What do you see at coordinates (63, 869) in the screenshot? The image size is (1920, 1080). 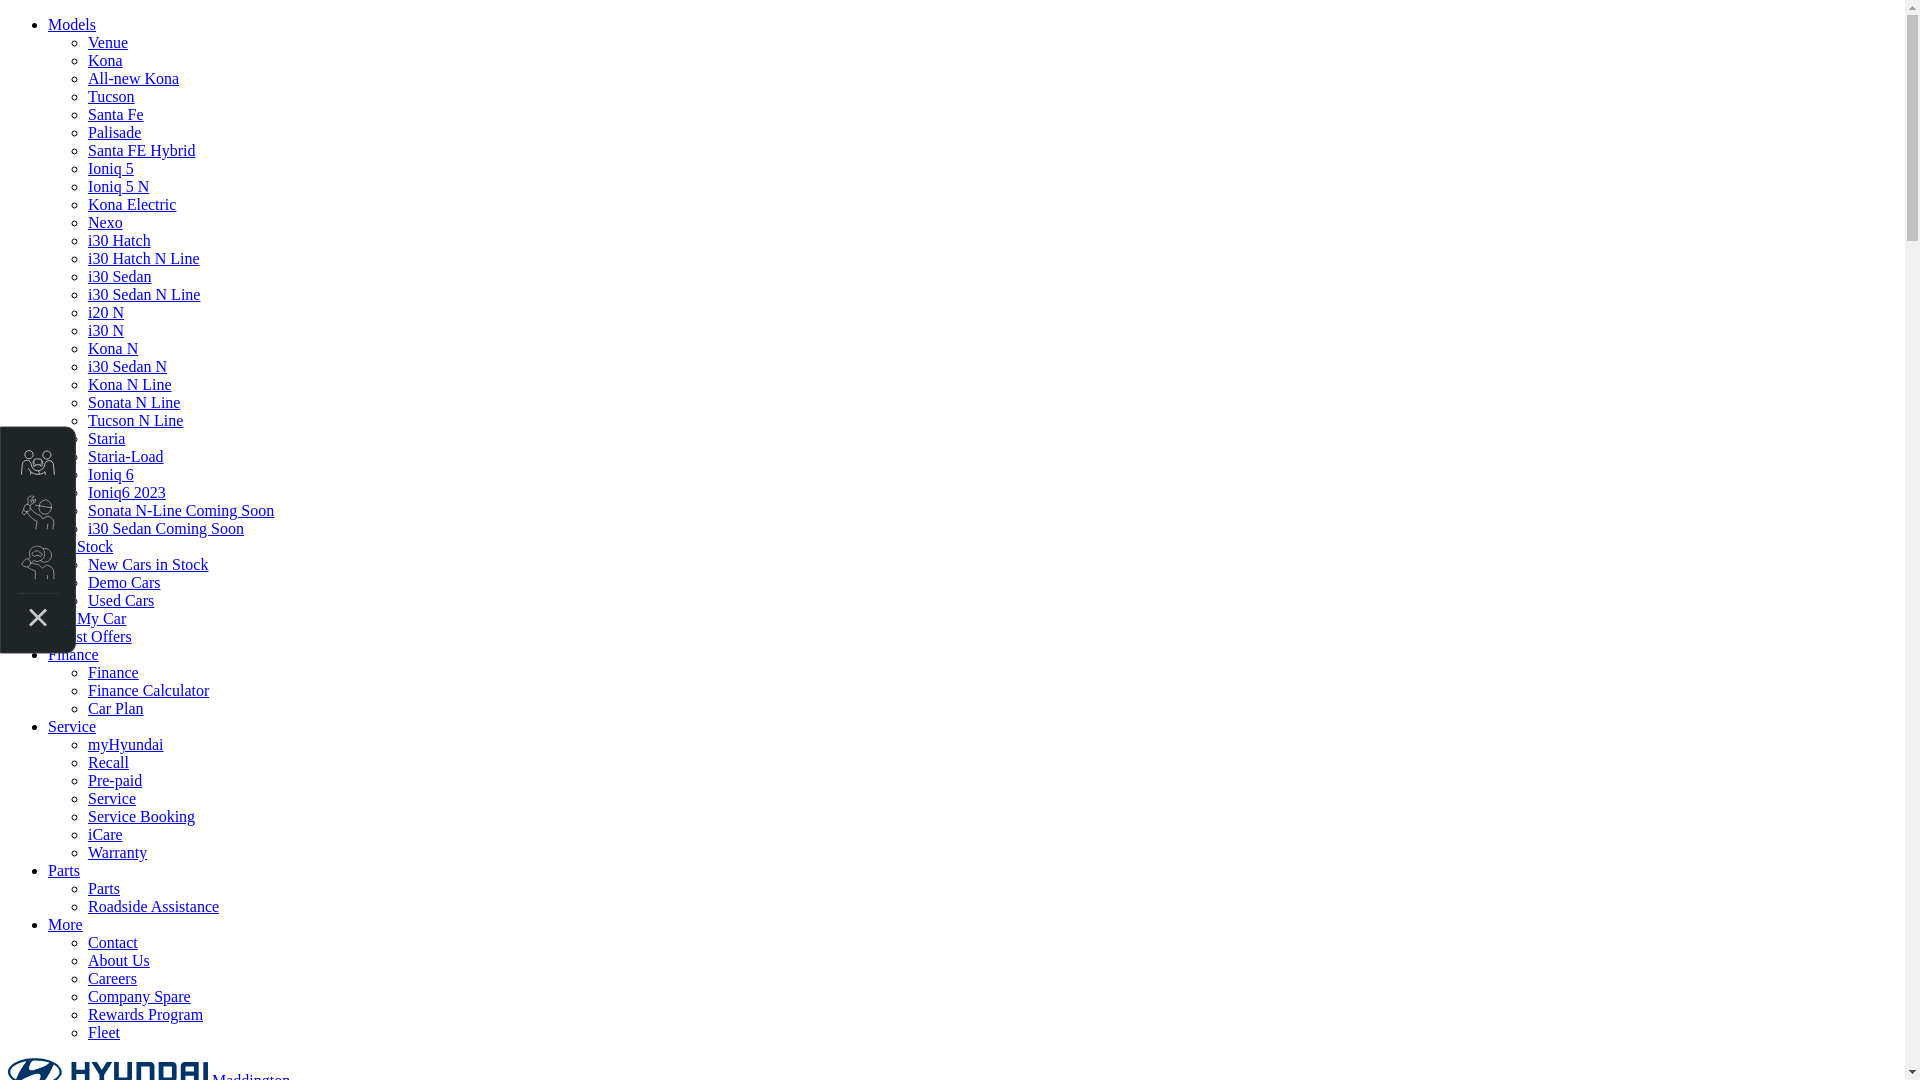 I see `'Parts'` at bounding box center [63, 869].